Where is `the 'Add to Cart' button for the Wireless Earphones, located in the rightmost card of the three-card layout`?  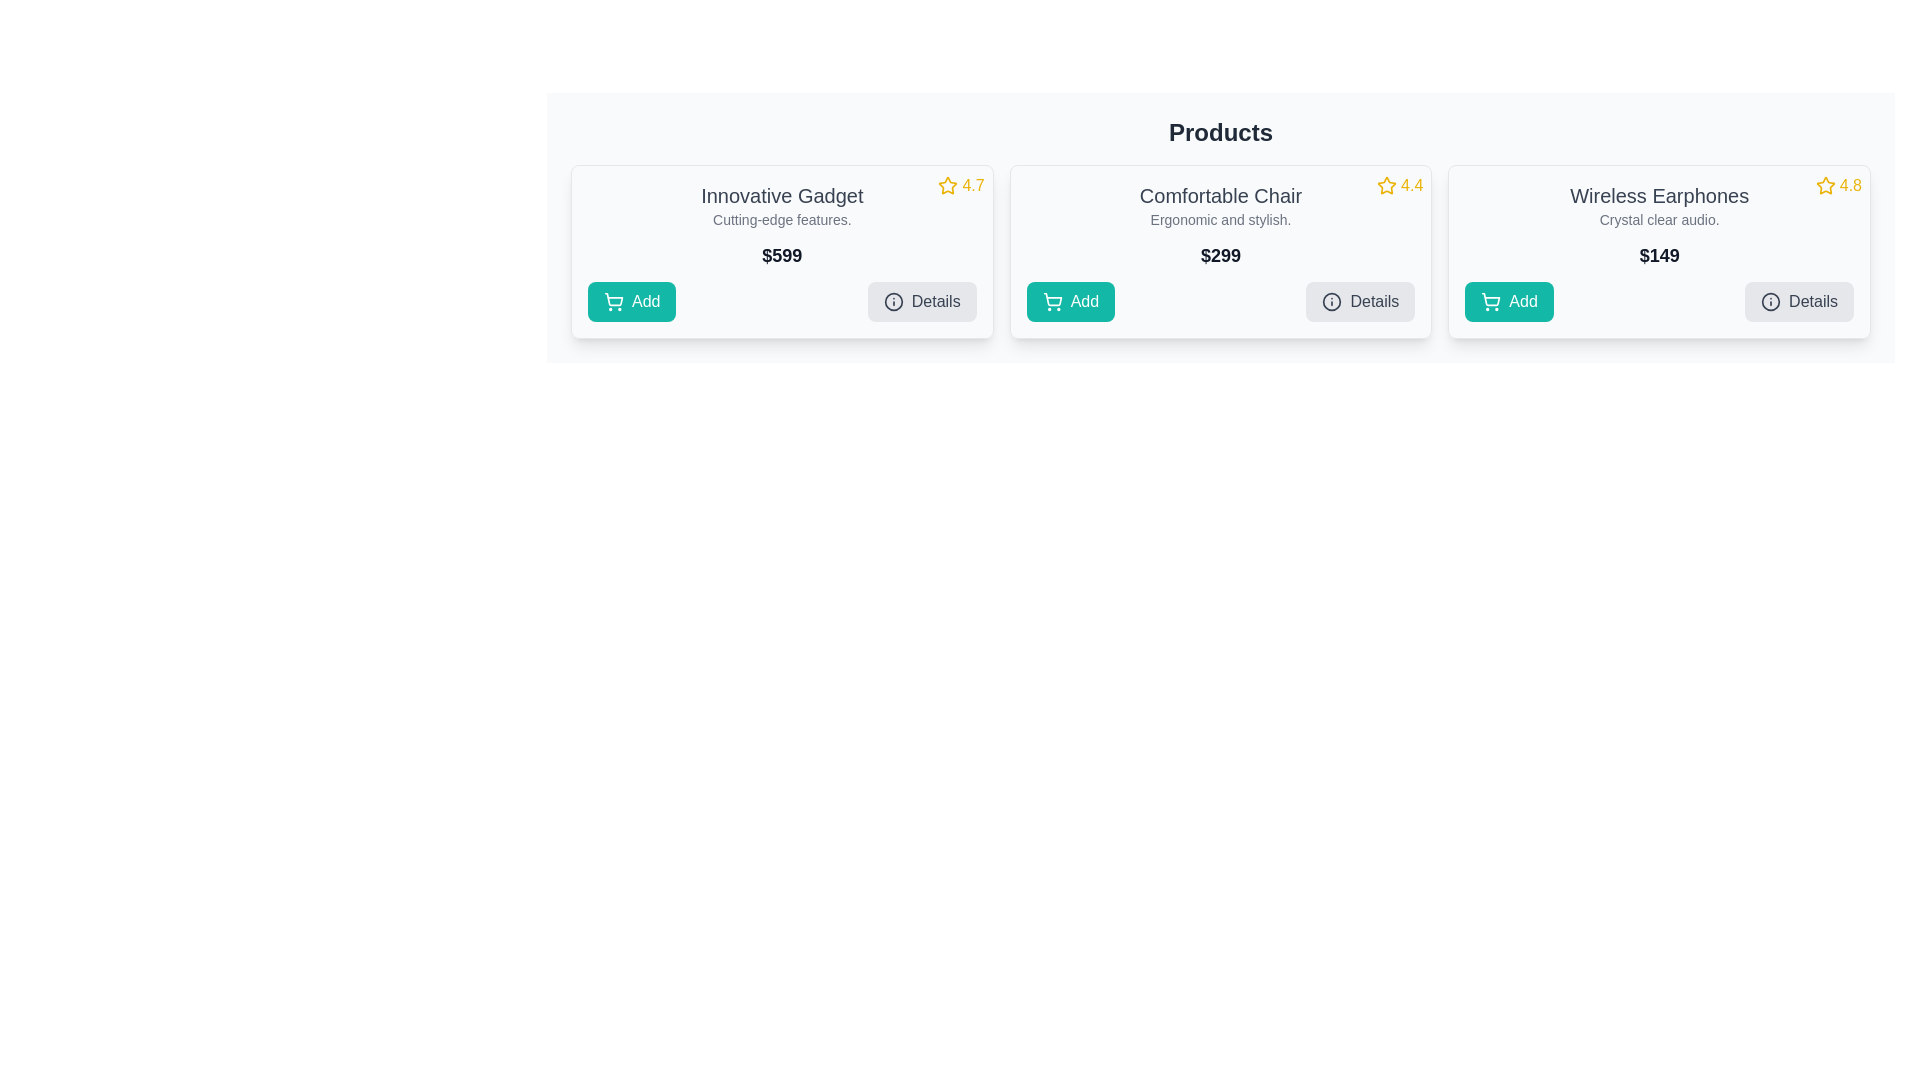 the 'Add to Cart' button for the Wireless Earphones, located in the rightmost card of the three-card layout is located at coordinates (1509, 301).